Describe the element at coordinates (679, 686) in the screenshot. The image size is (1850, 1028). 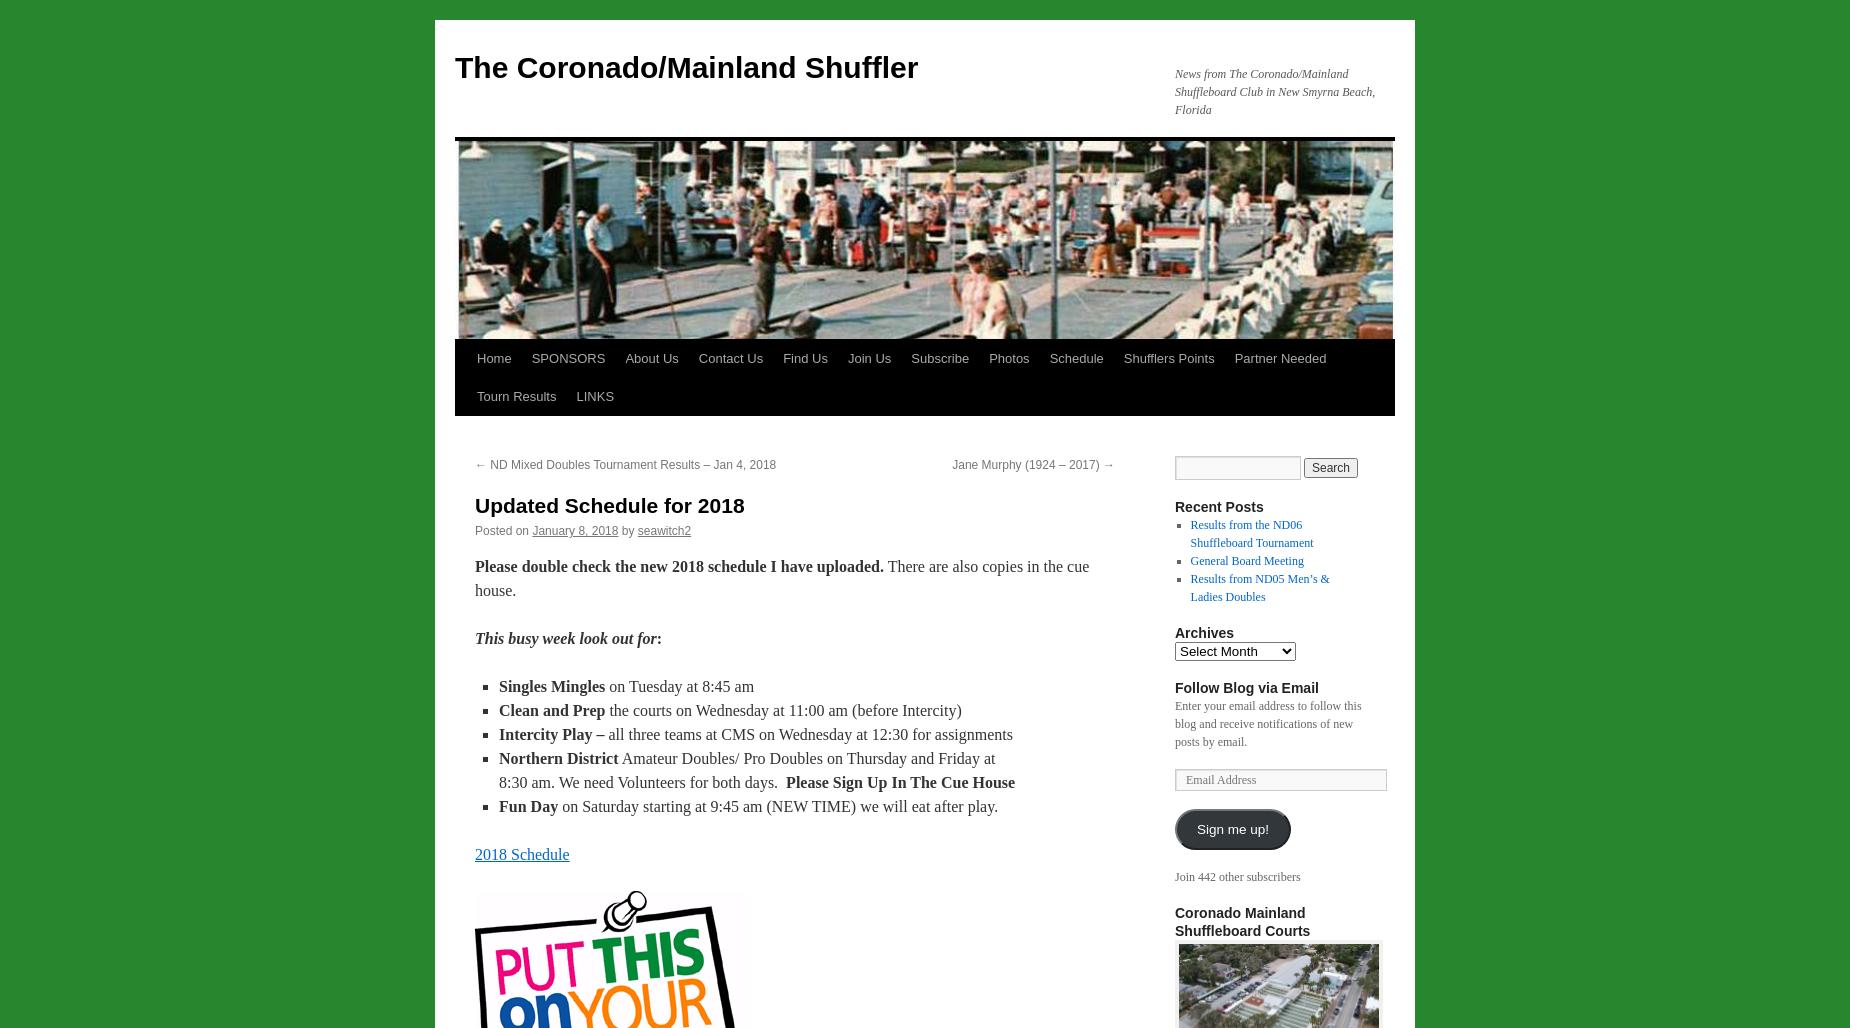
I see `'on Tuesday at 8:45 am'` at that location.